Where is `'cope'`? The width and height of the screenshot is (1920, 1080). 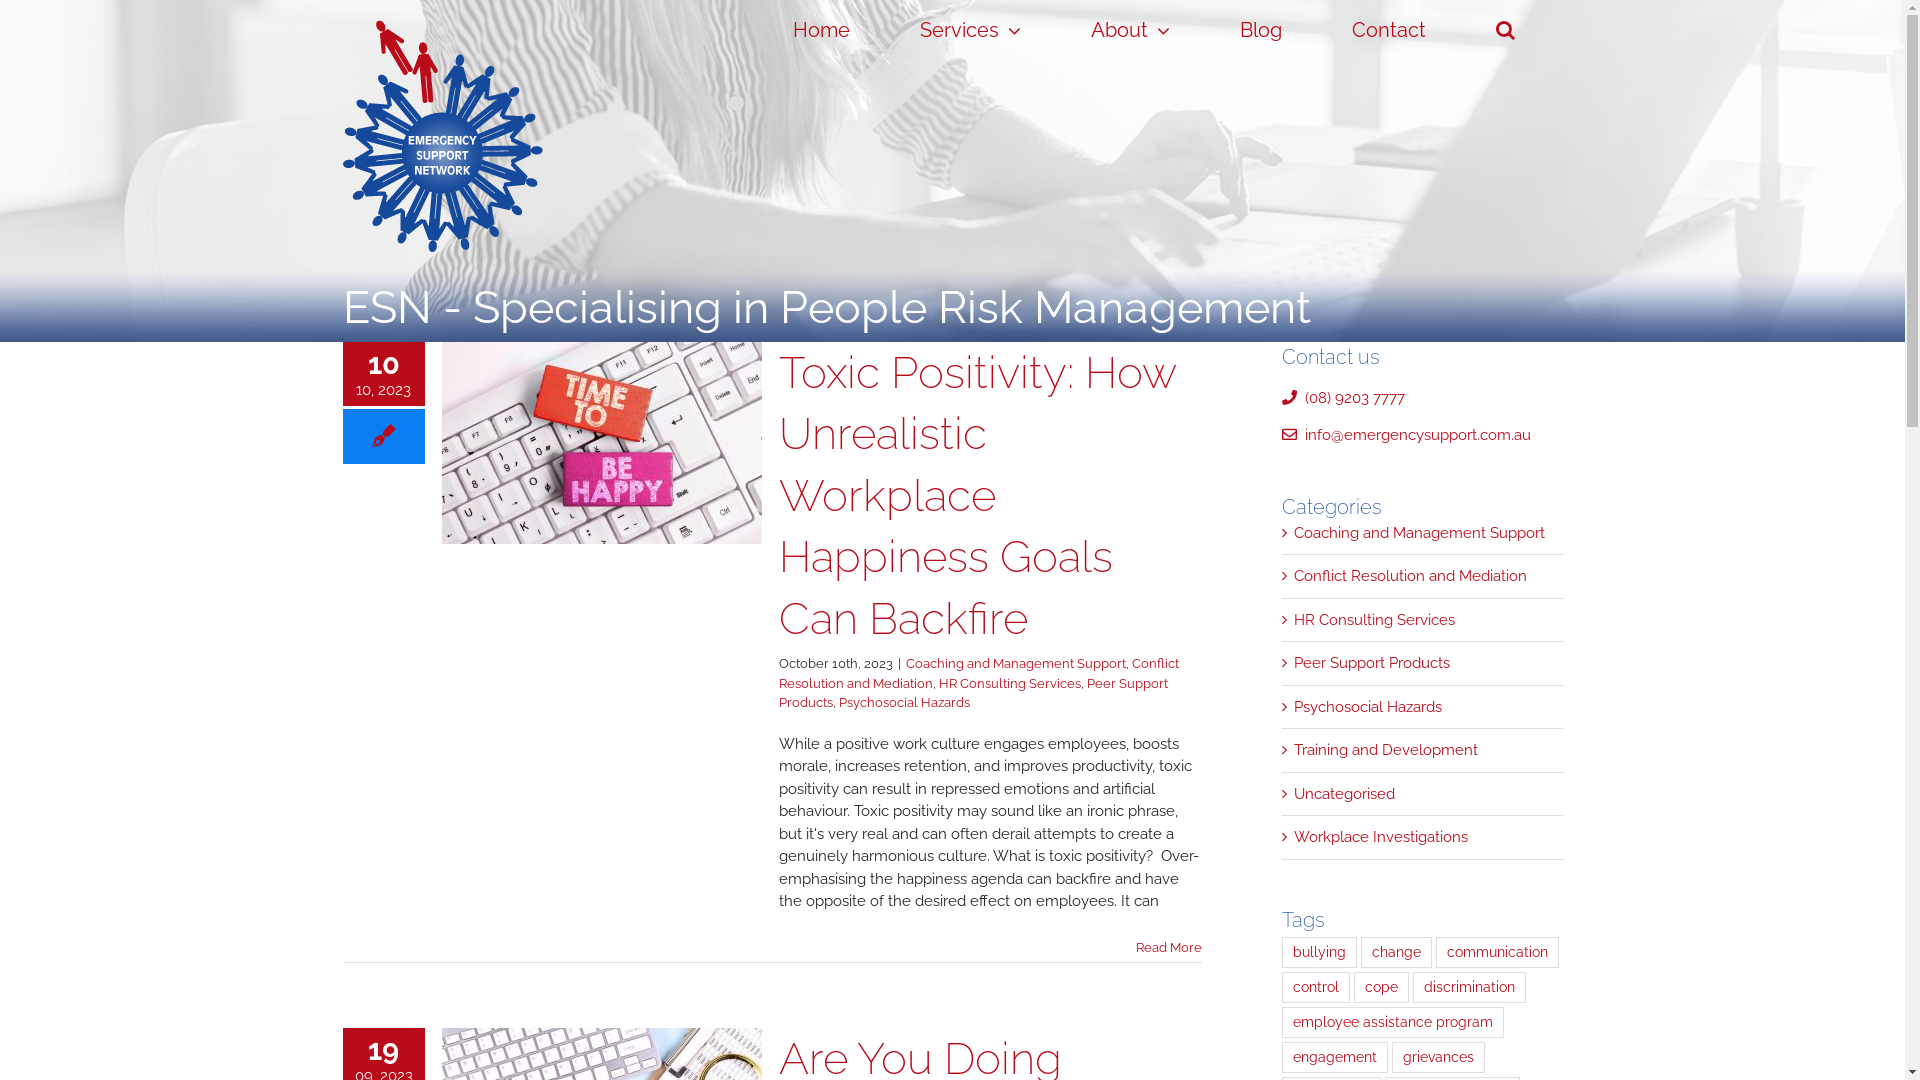 'cope' is located at coordinates (1353, 986).